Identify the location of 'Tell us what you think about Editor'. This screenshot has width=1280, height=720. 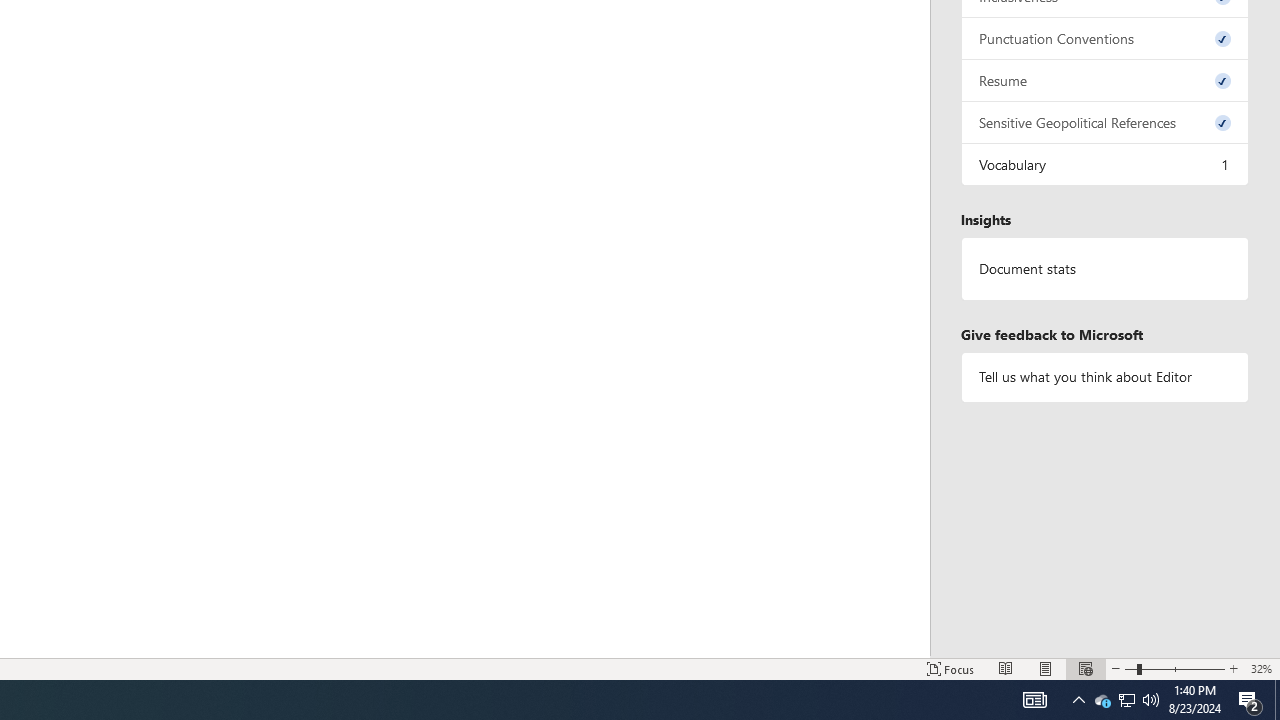
(1104, 377).